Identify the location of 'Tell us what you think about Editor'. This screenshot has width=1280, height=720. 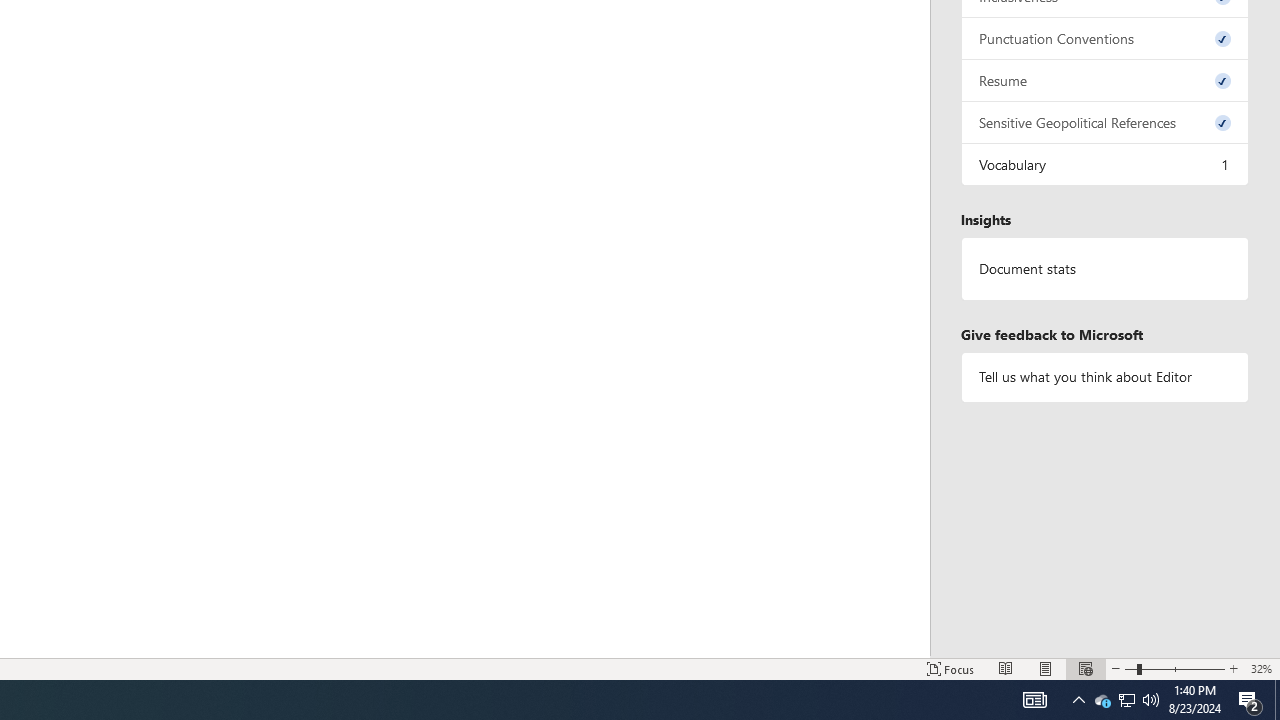
(1104, 377).